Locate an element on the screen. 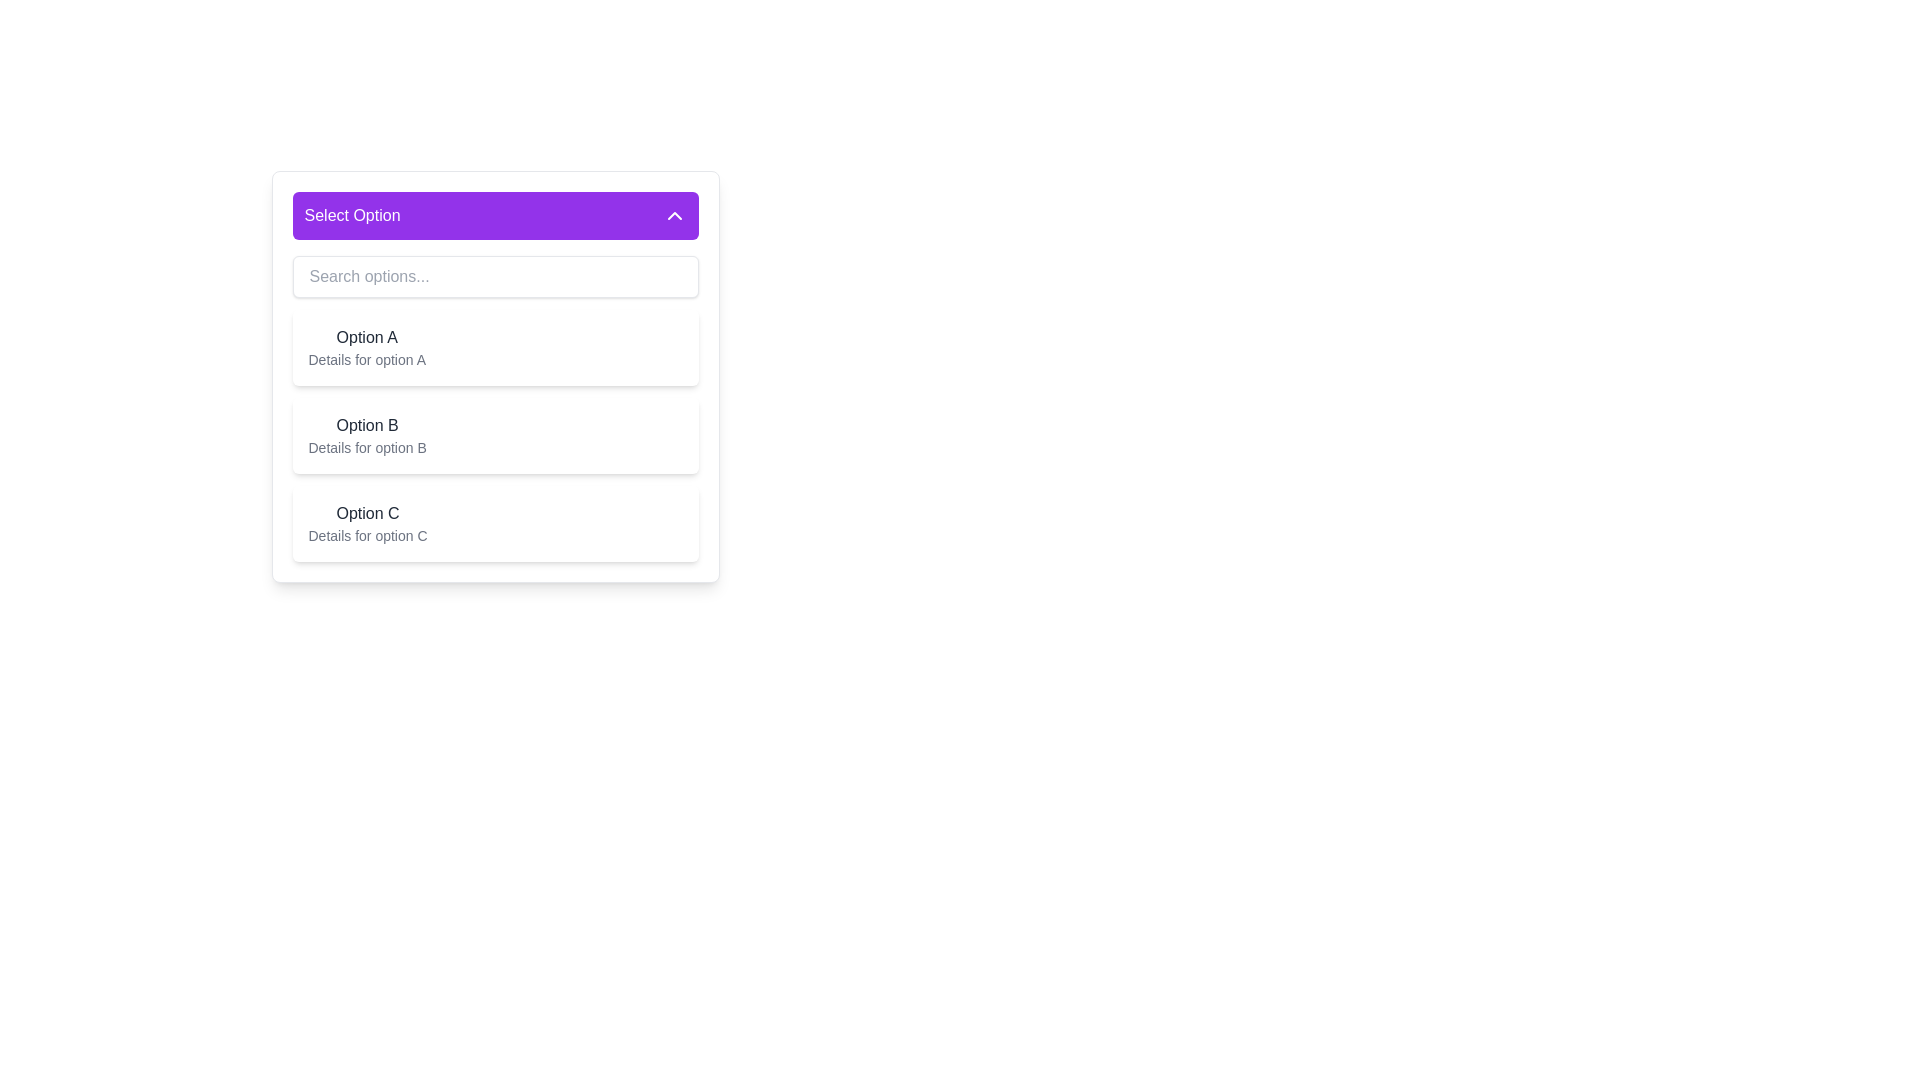 Image resolution: width=1920 pixels, height=1080 pixels. the 'Option A' selectable card for keyboard navigation by moving the cursor to its center is located at coordinates (495, 377).